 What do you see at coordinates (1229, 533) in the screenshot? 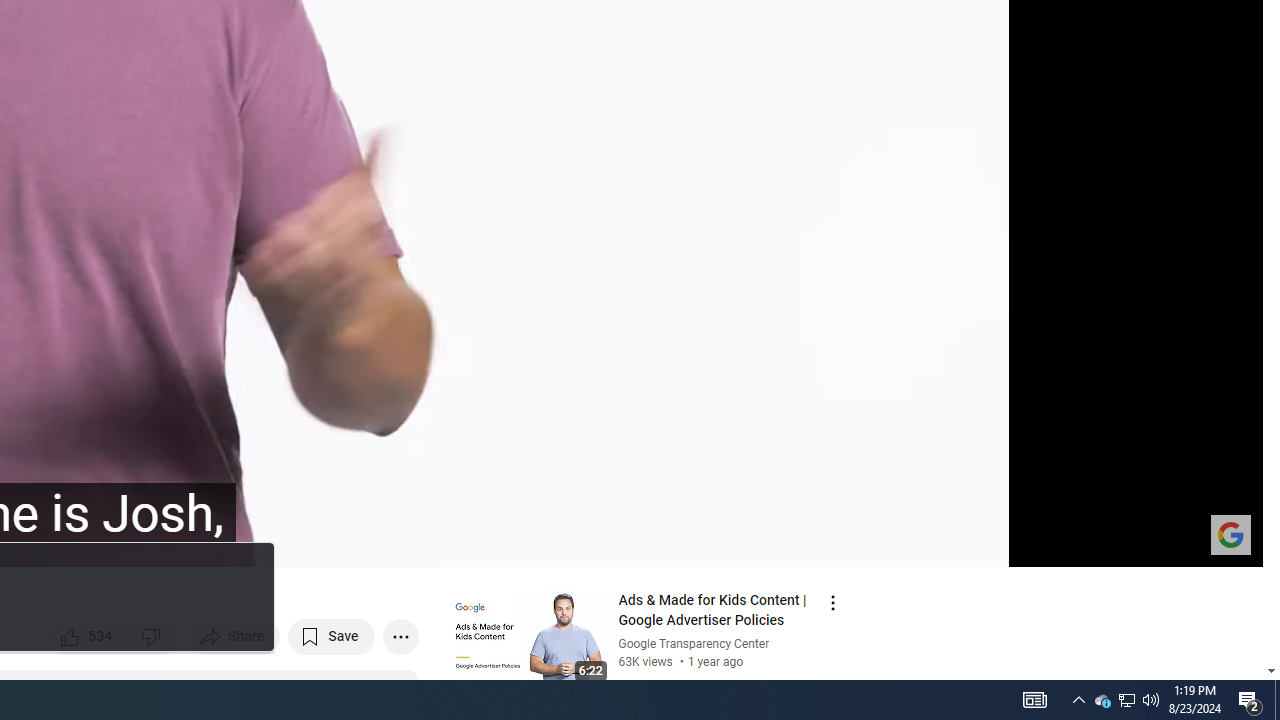
I see `'Channel watermark'` at bounding box center [1229, 533].